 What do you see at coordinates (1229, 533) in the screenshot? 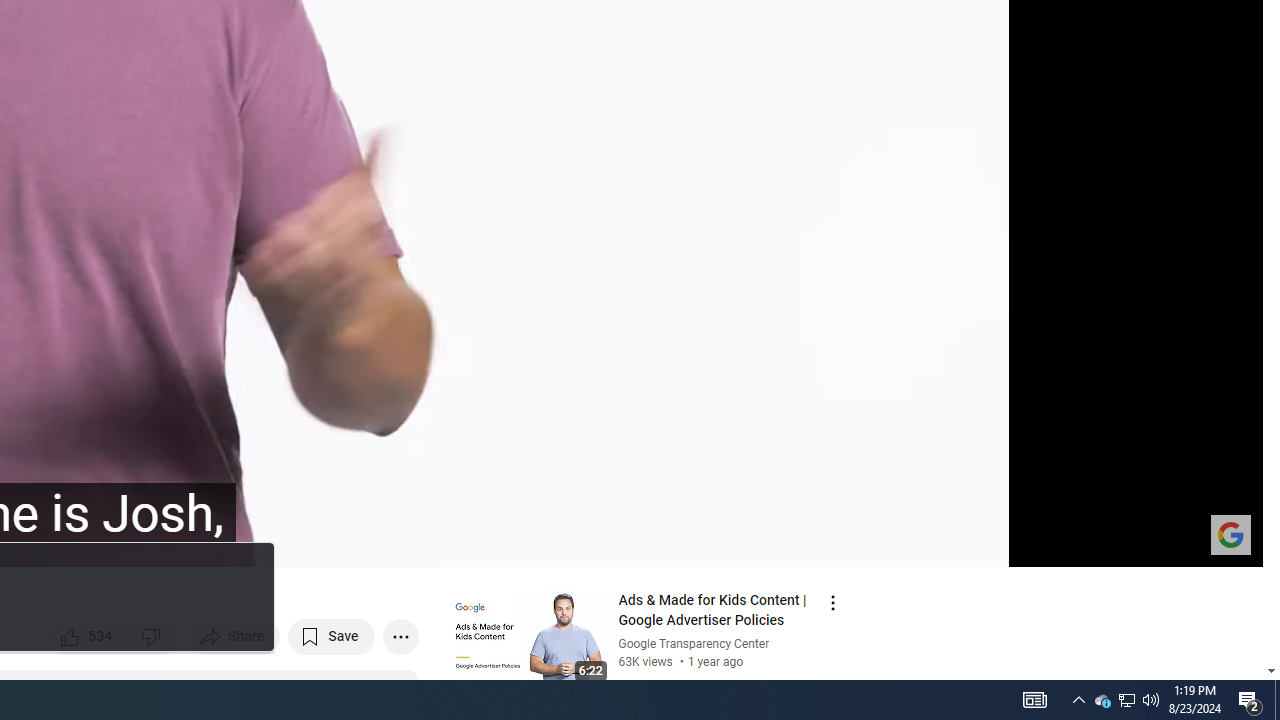
I see `'Channel watermark'` at bounding box center [1229, 533].